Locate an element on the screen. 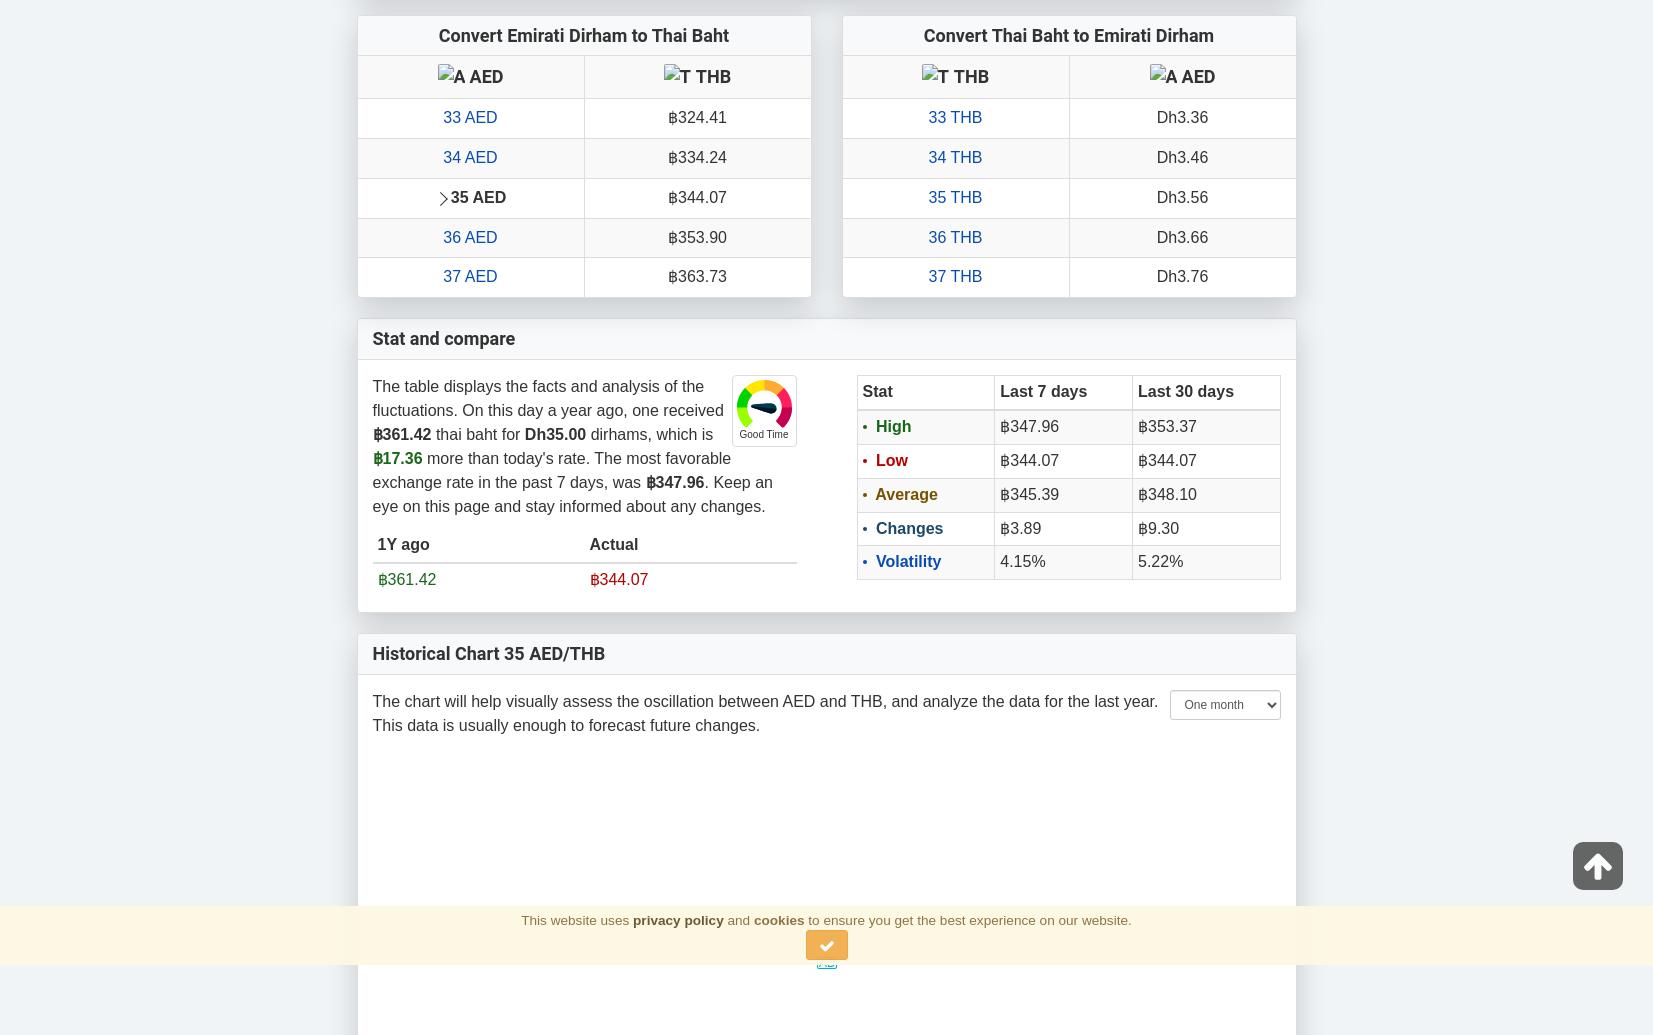 The image size is (1653, 1035). '฿353.37' is located at coordinates (1167, 425).